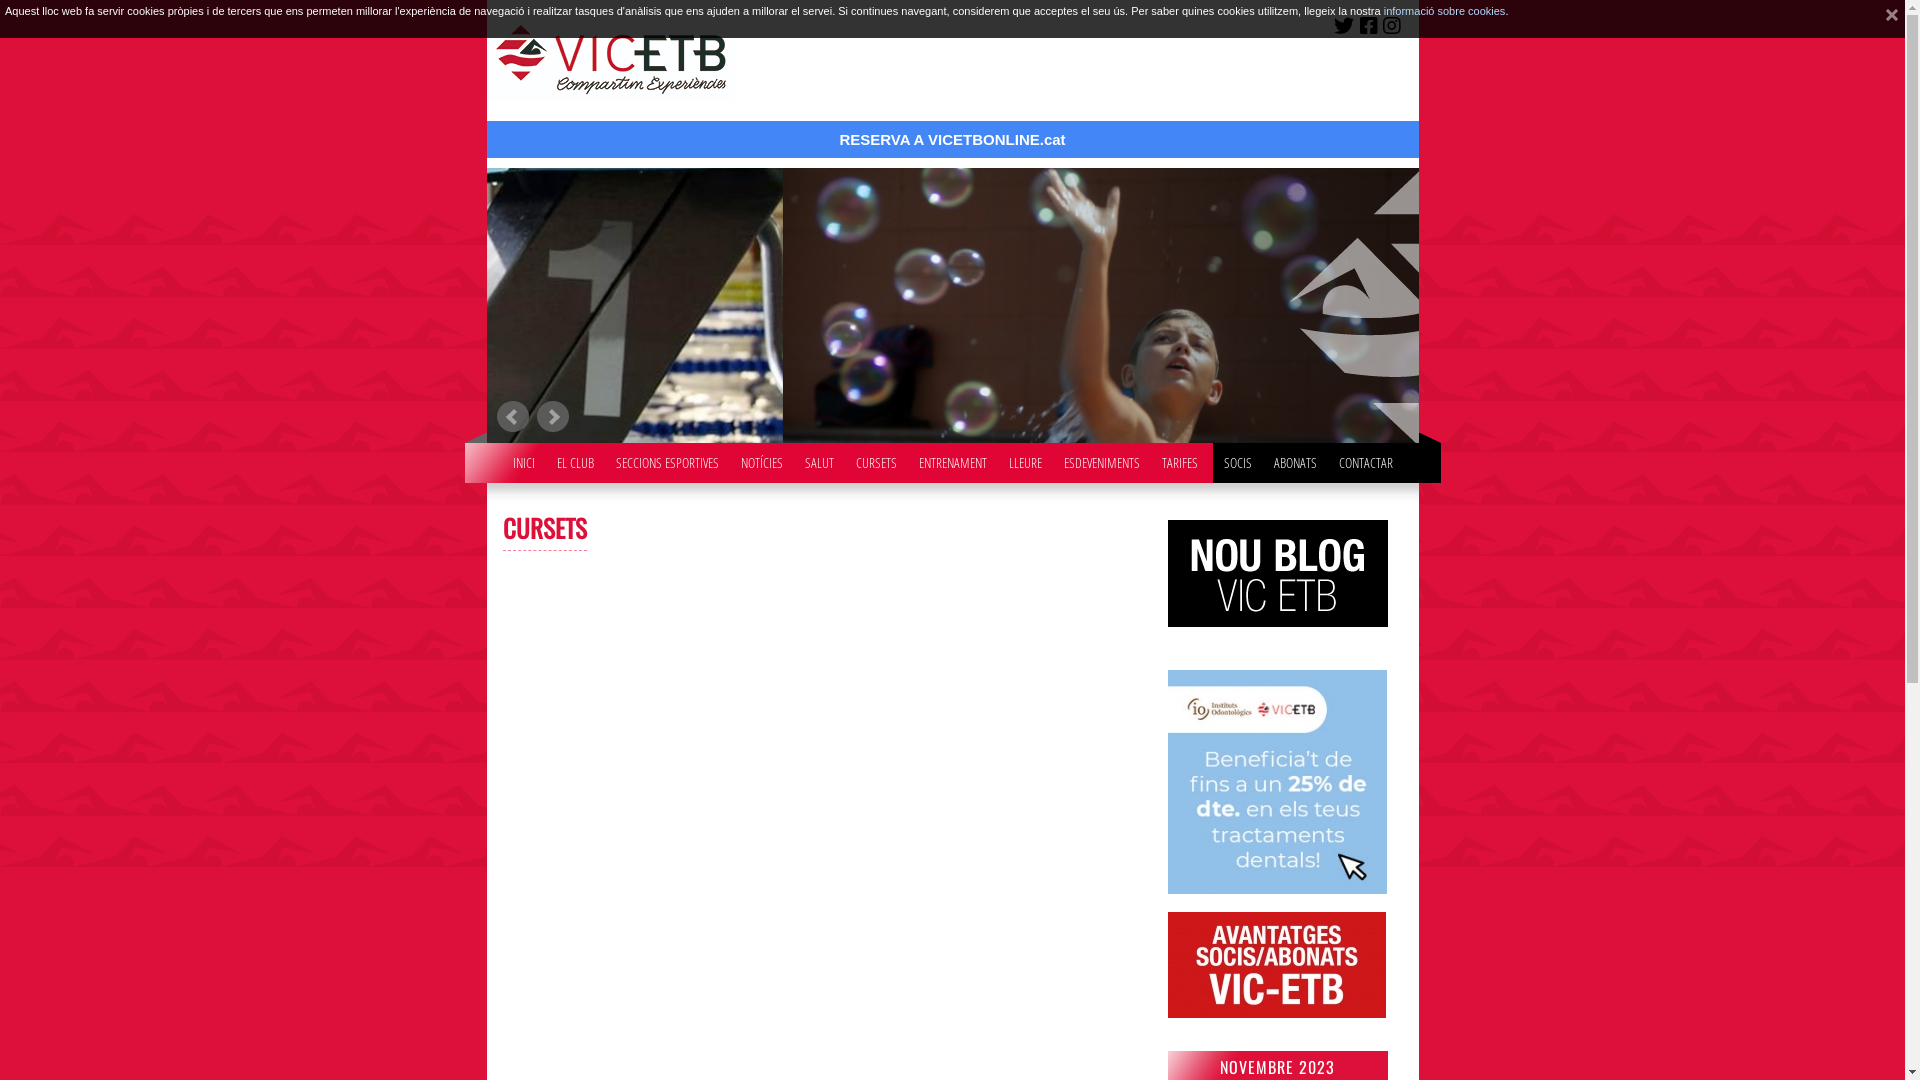  What do you see at coordinates (512, 415) in the screenshot?
I see `'Prev'` at bounding box center [512, 415].